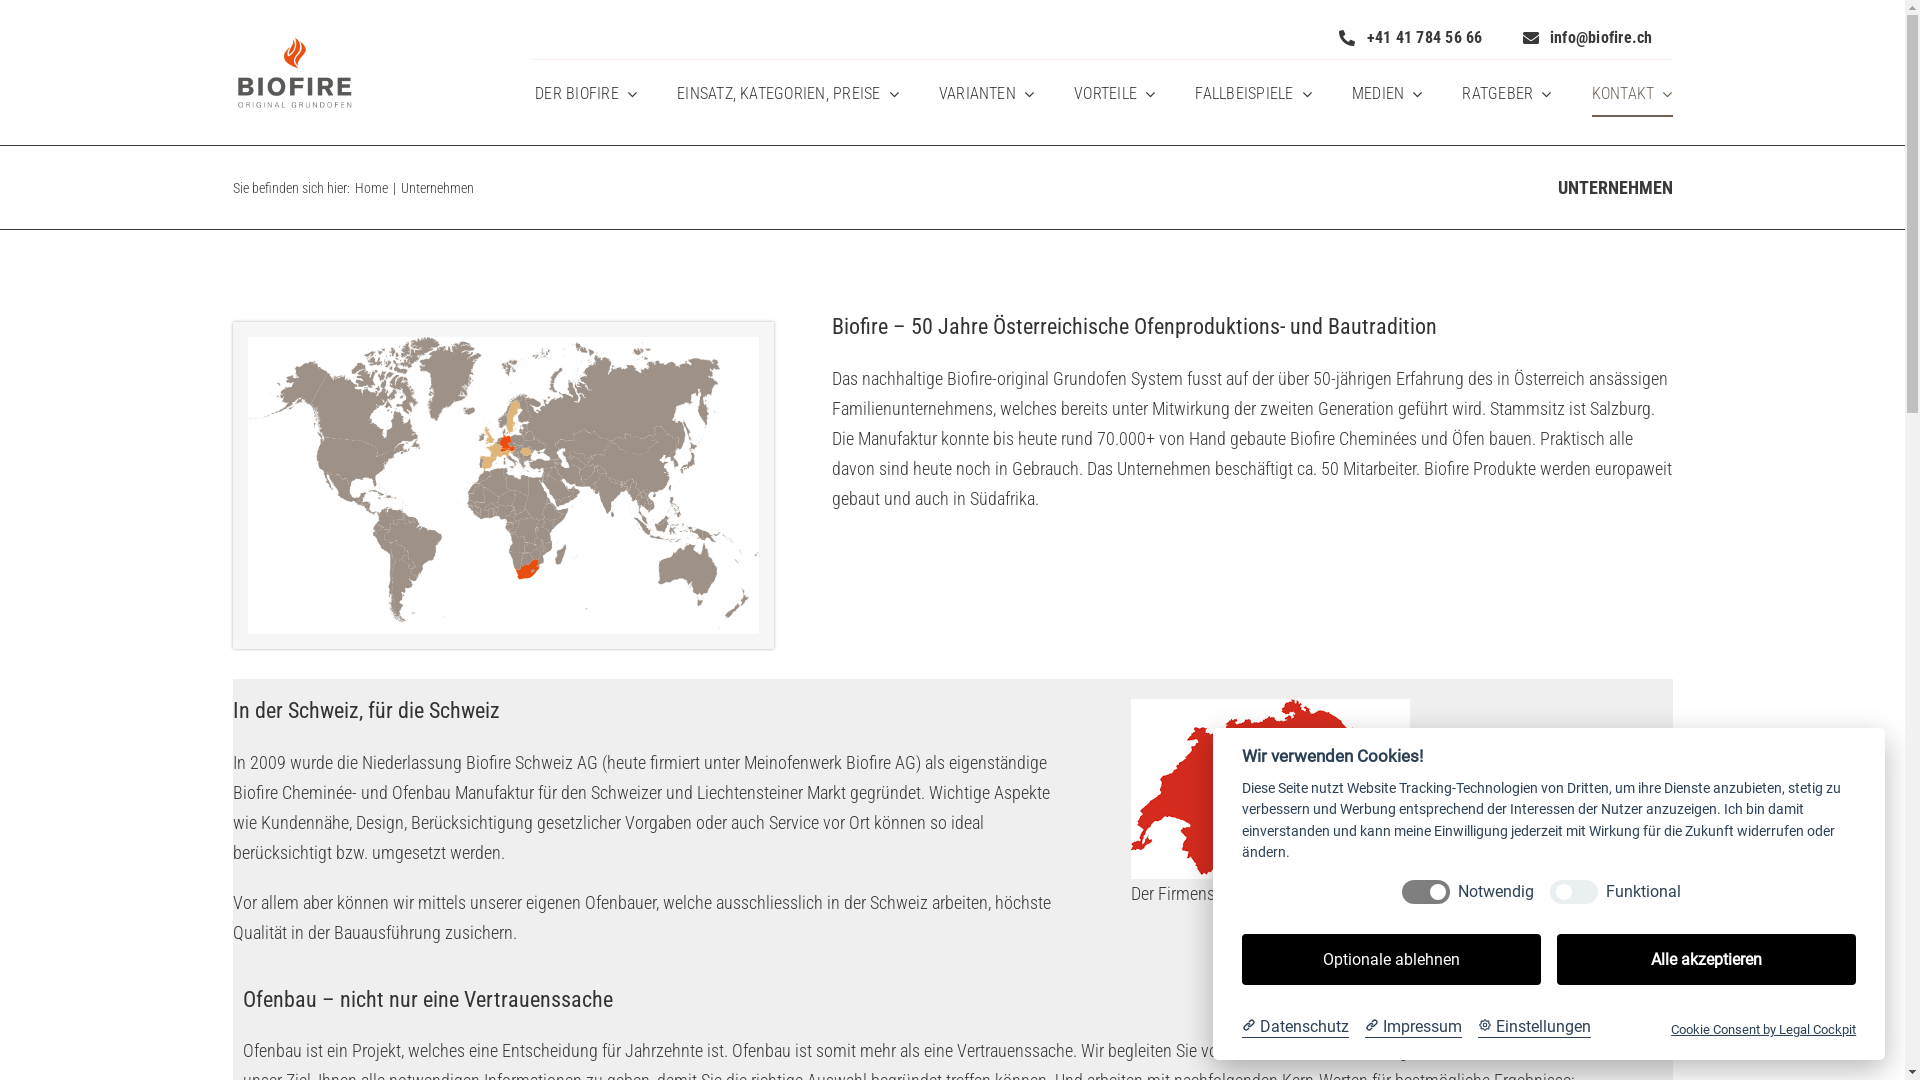 The image size is (1920, 1080). I want to click on 'info@biofire.ch', so click(1587, 37).